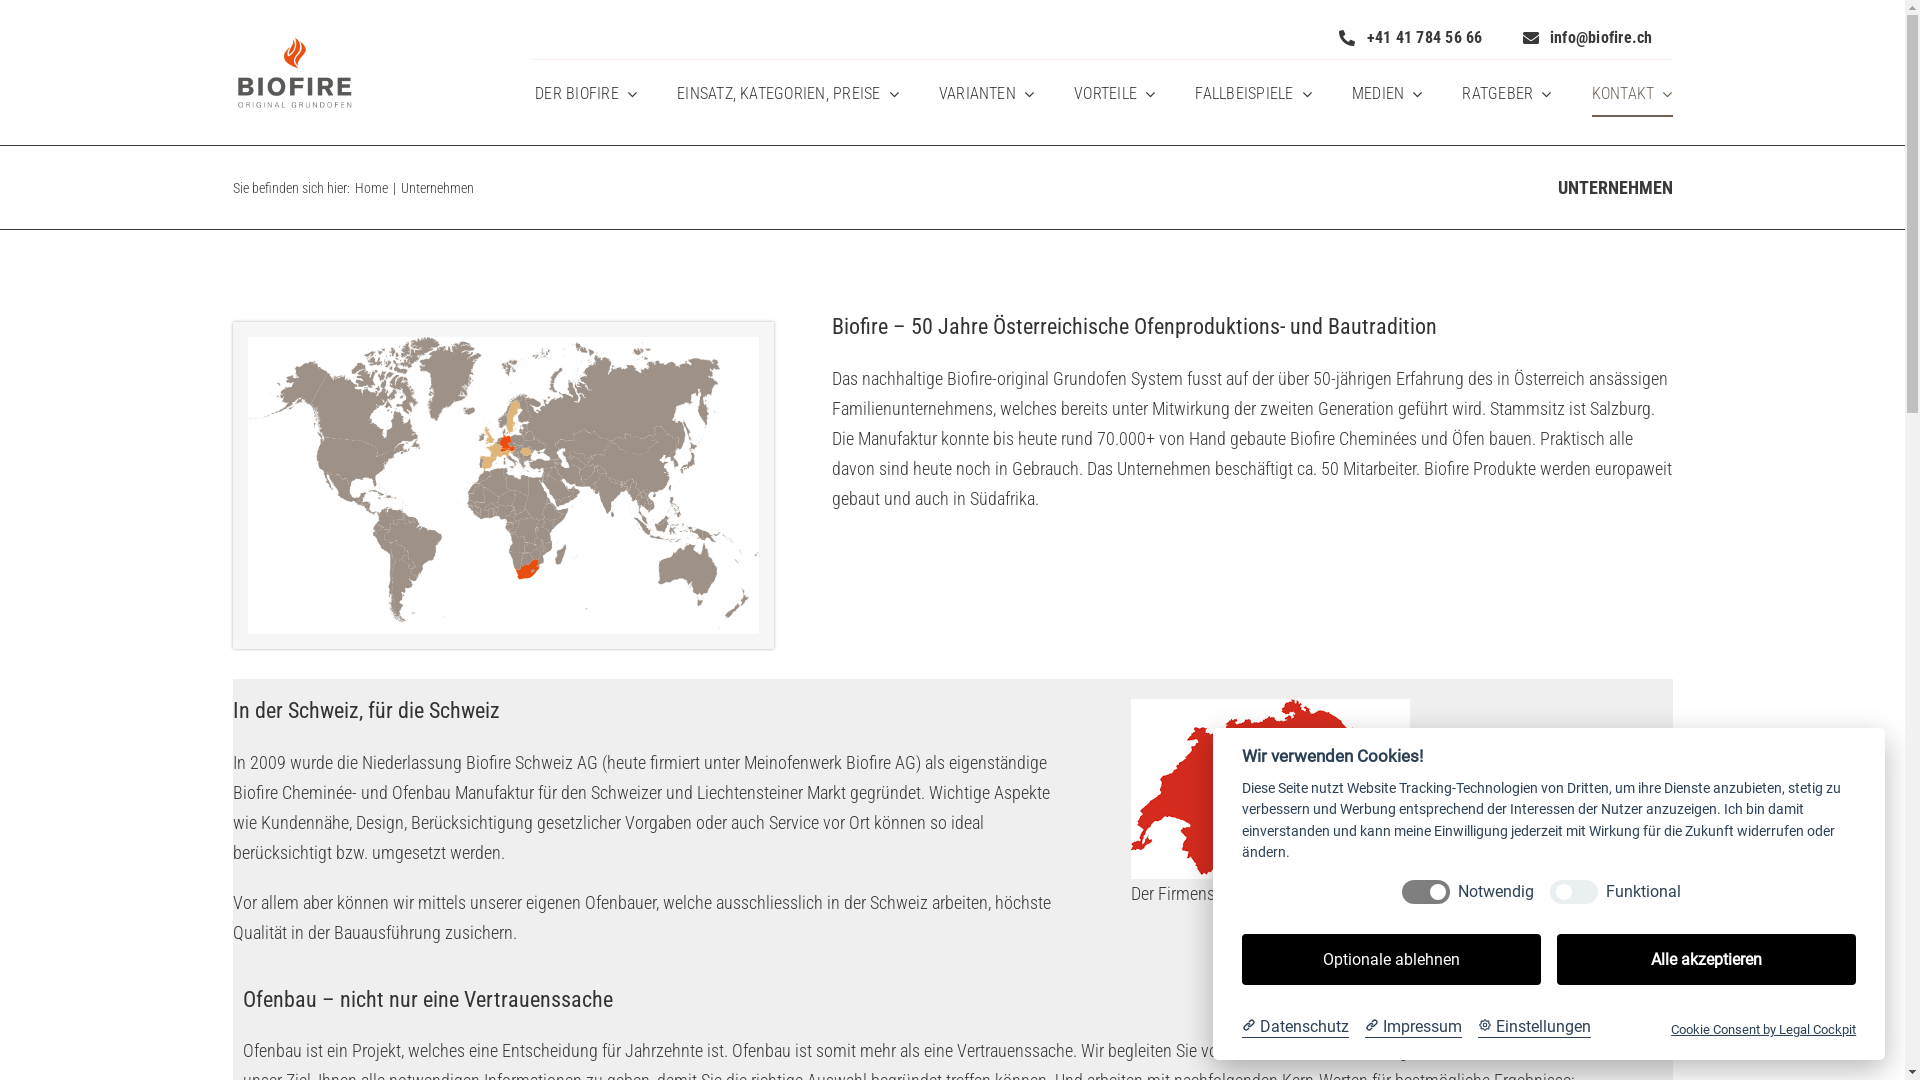 The image size is (1920, 1080). I want to click on 'info@biofire.ch', so click(1587, 37).